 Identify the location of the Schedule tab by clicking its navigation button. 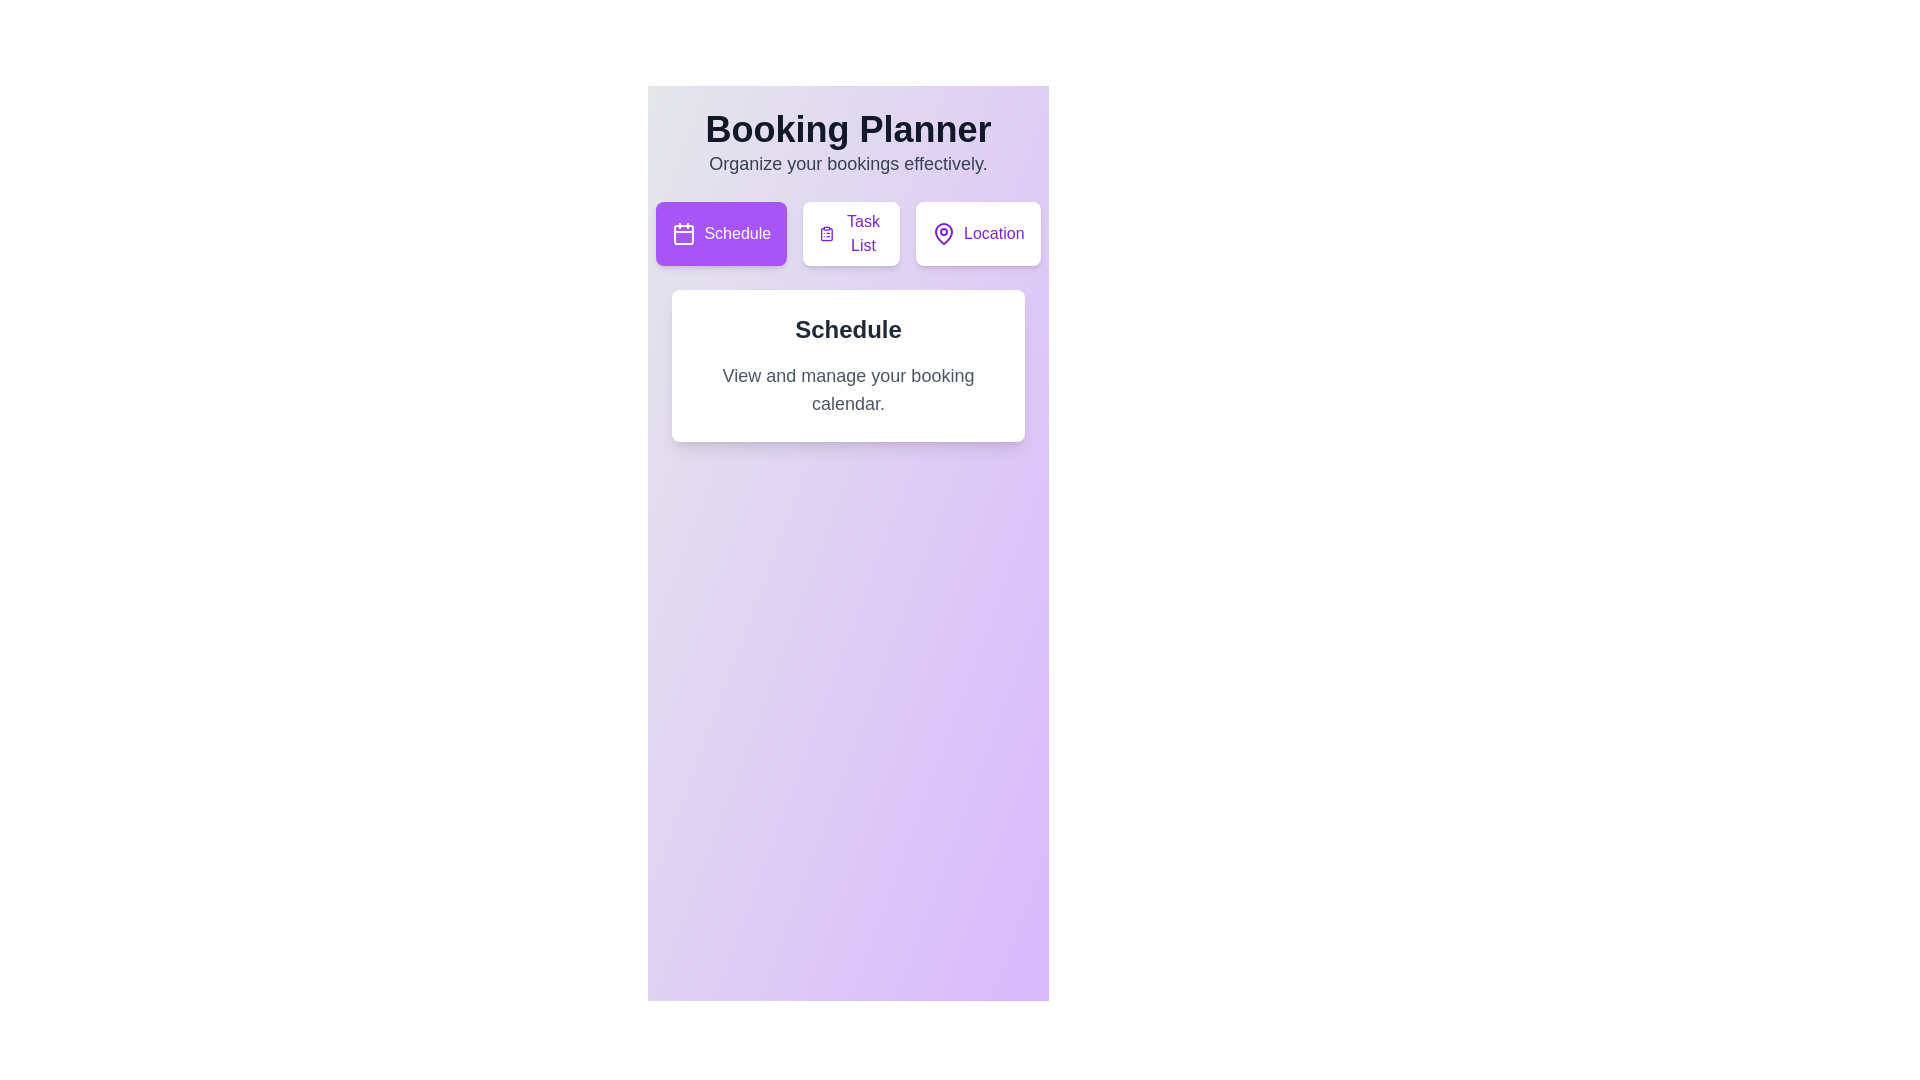
(720, 233).